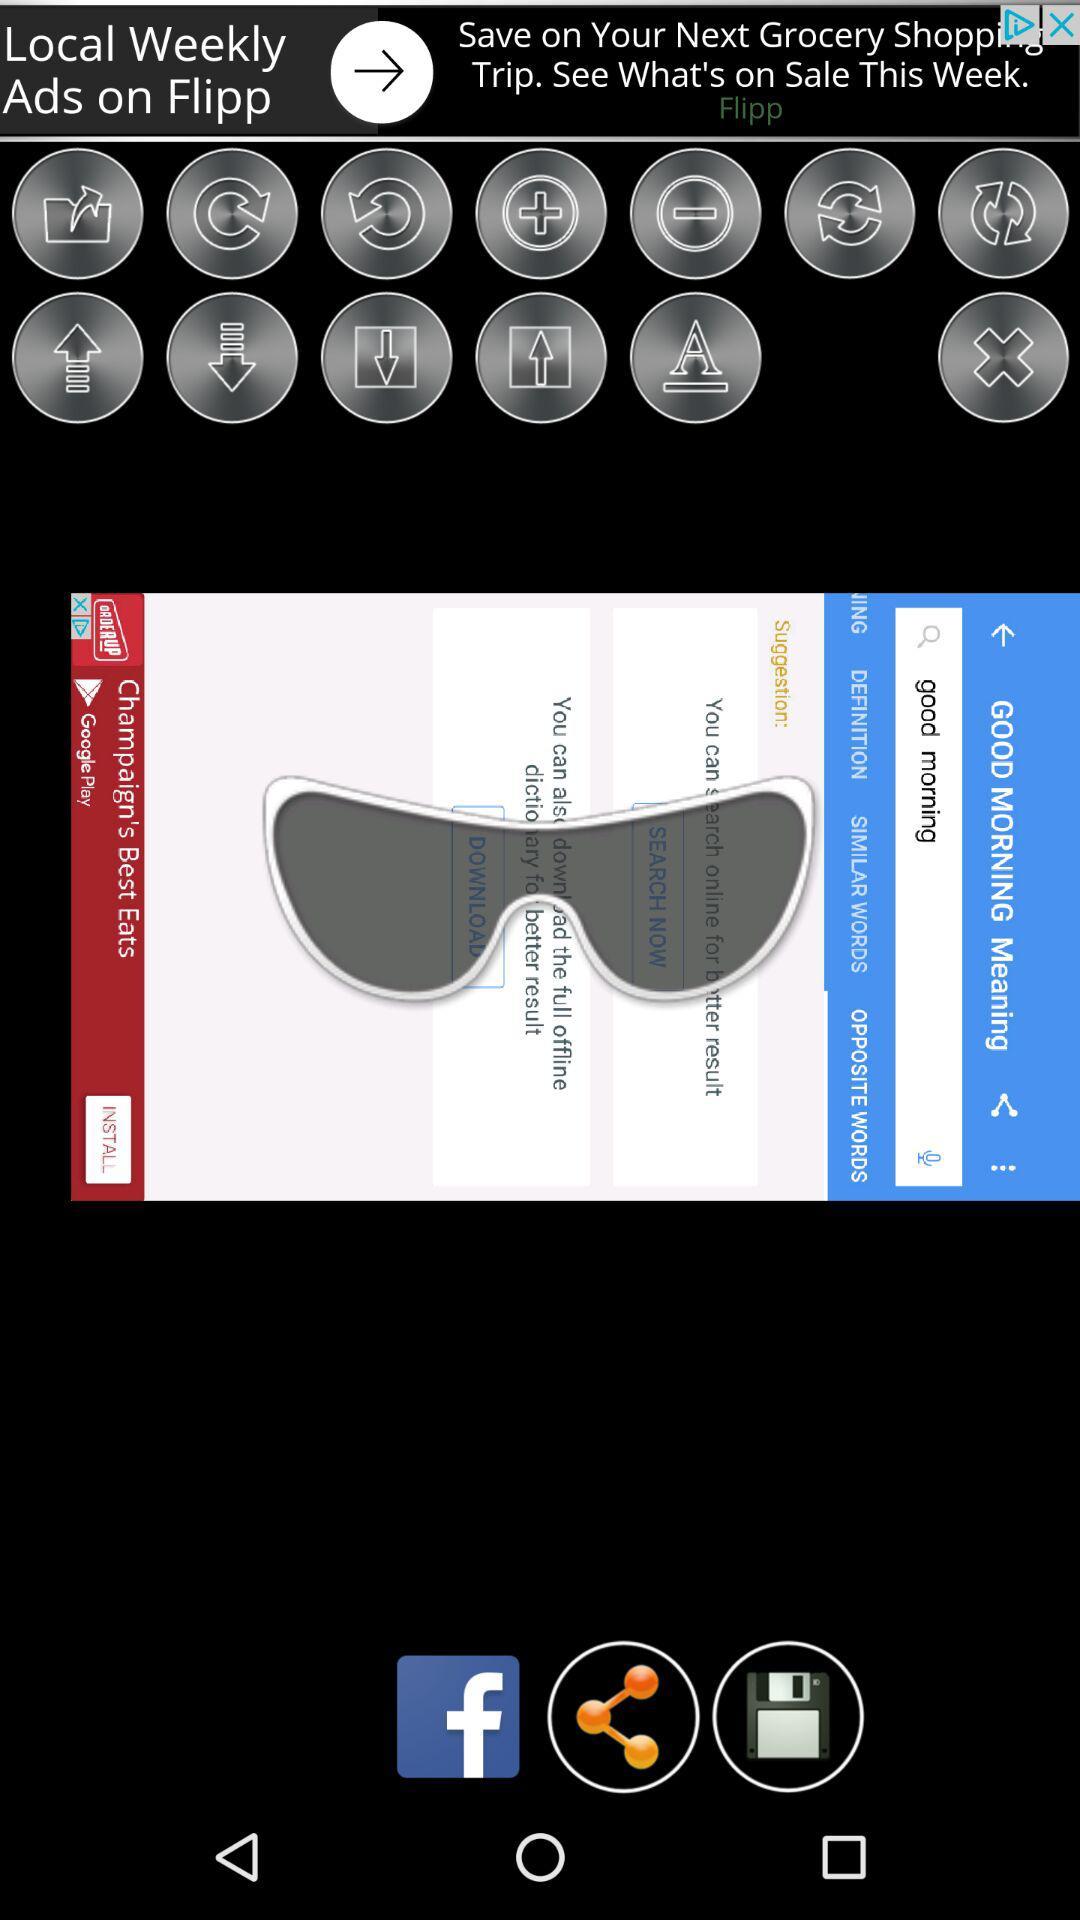 The width and height of the screenshot is (1080, 1920). I want to click on the facebook icon, so click(458, 1837).